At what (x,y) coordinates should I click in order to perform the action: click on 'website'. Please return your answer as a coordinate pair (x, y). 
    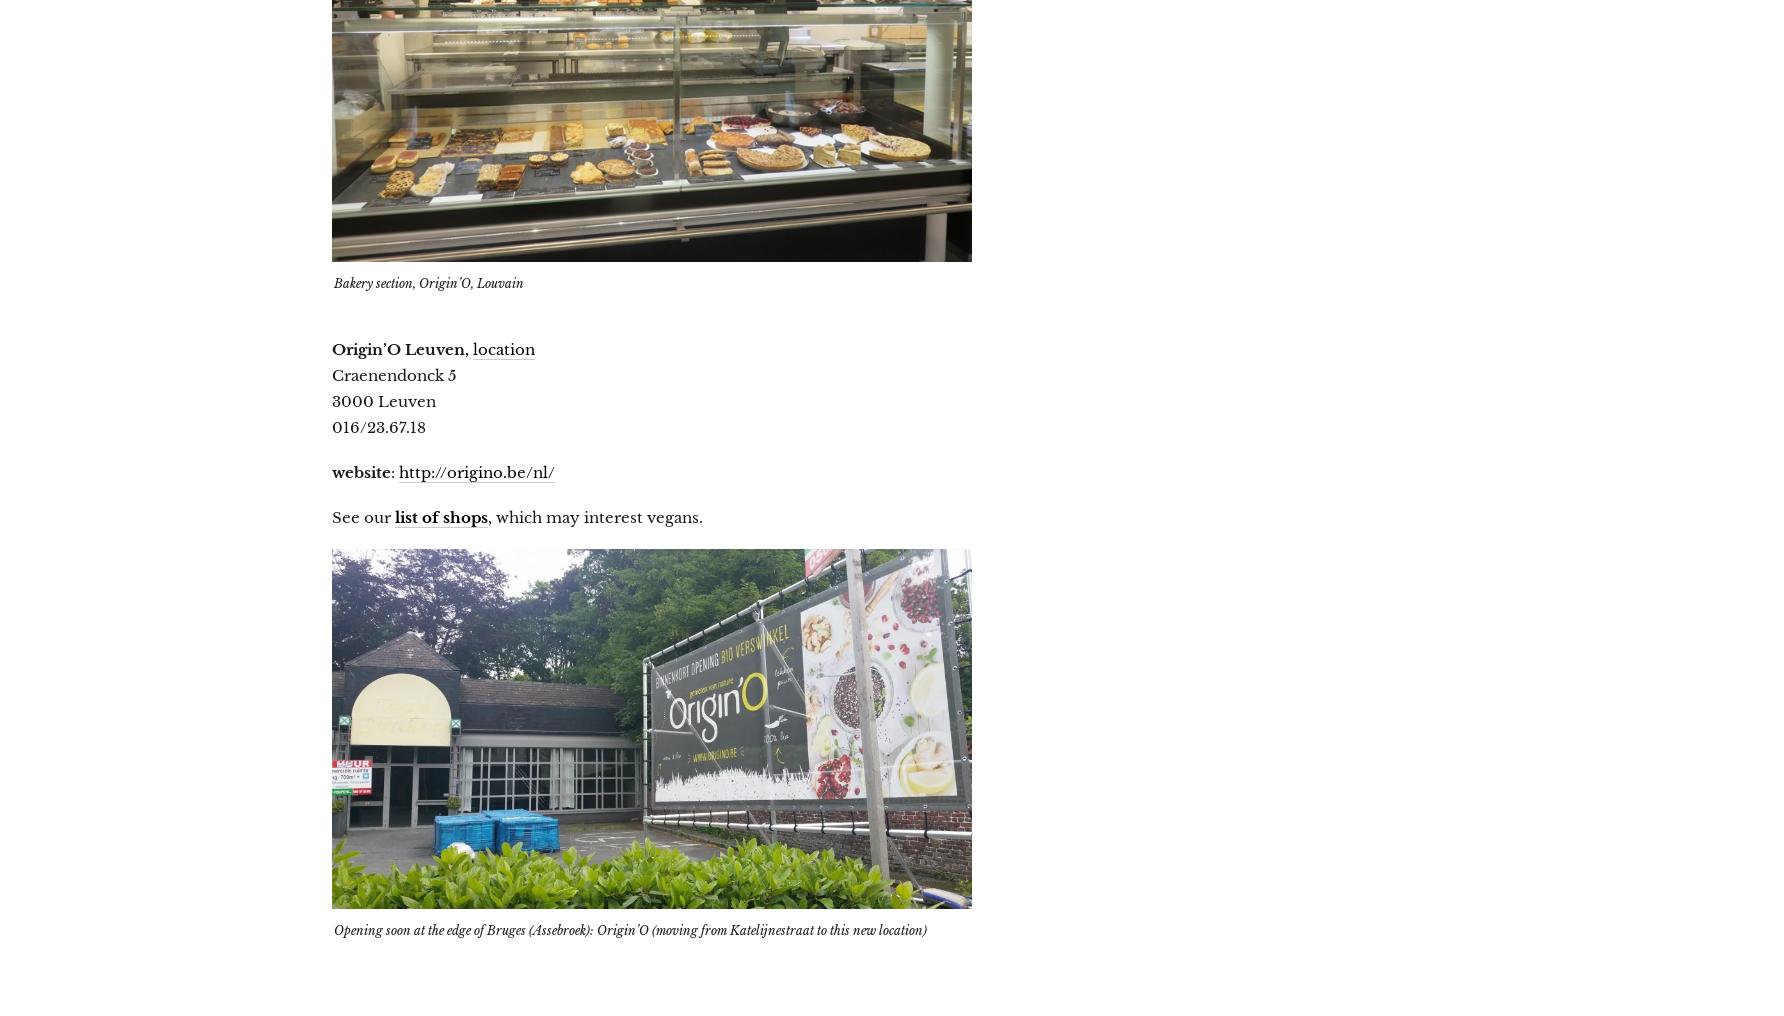
    Looking at the image, I should click on (360, 471).